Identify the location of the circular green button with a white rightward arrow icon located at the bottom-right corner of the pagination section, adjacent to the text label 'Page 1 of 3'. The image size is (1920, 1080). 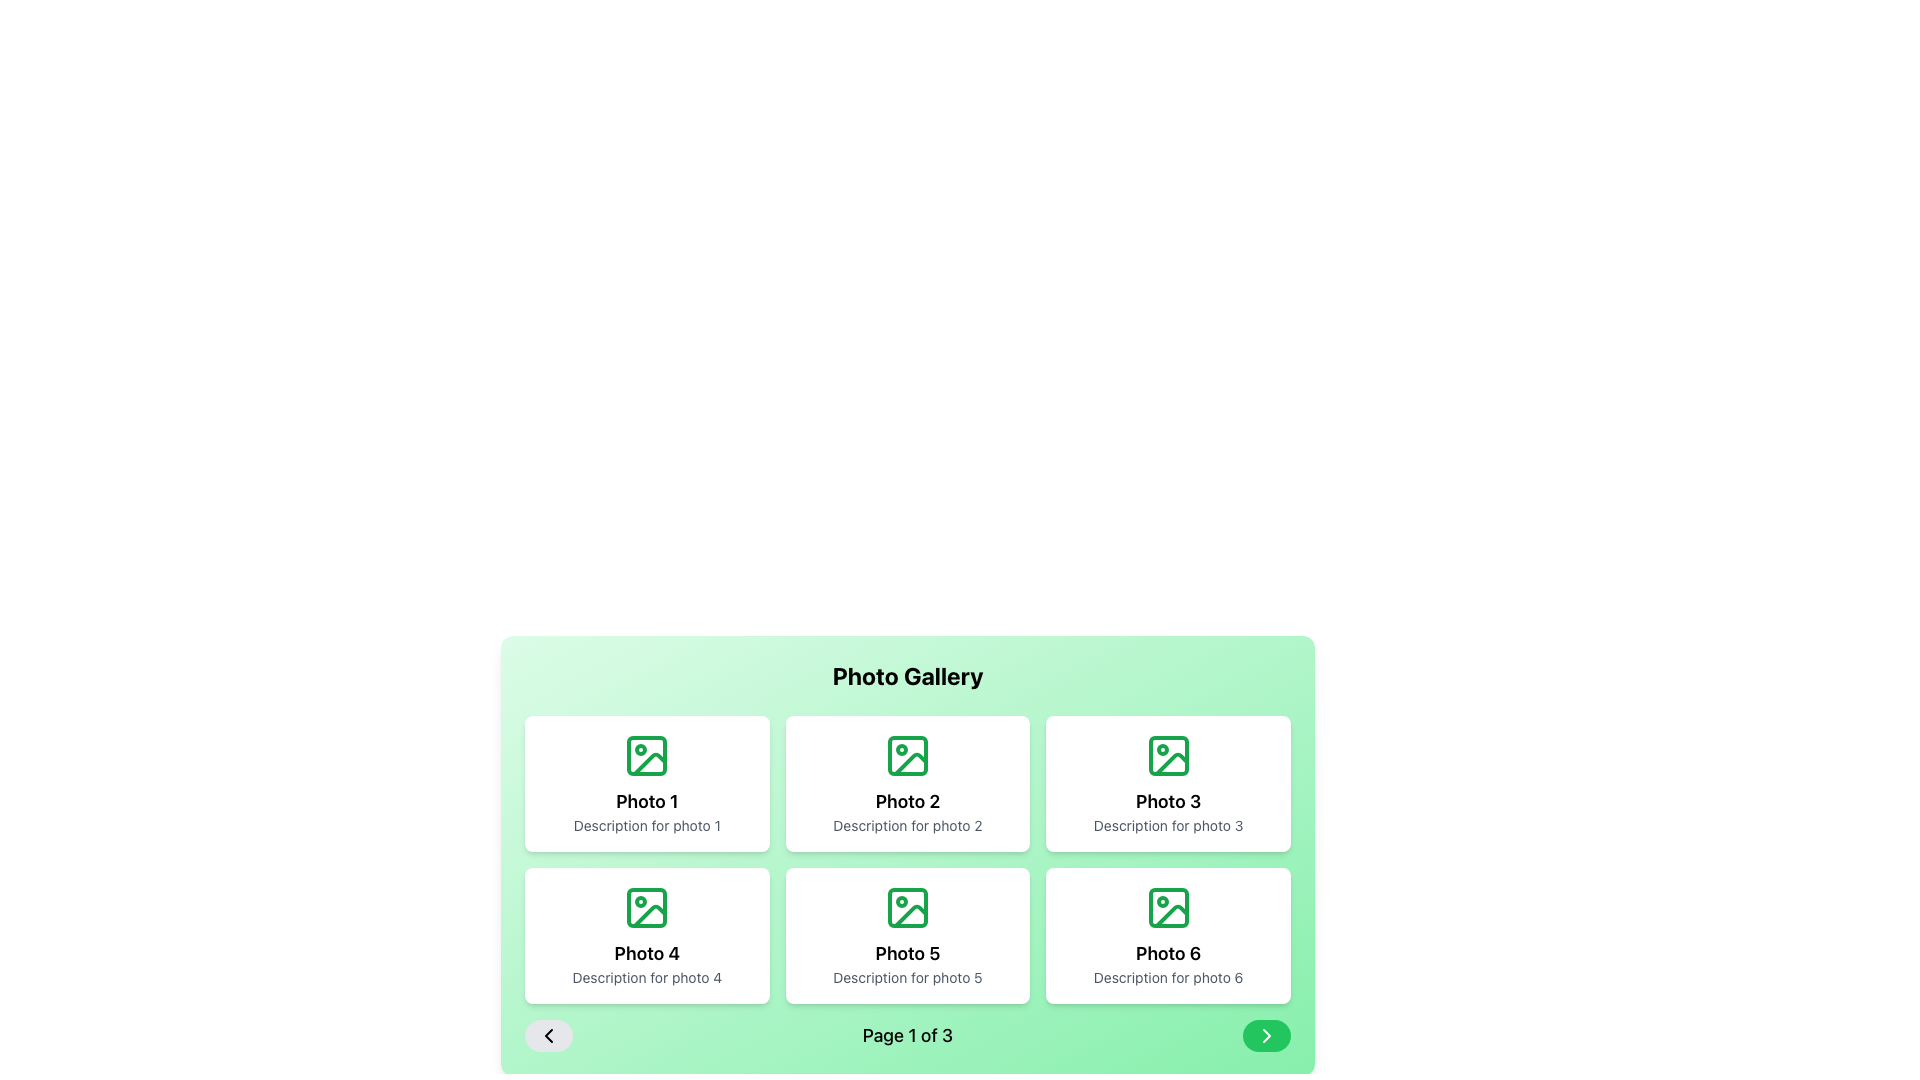
(1266, 1035).